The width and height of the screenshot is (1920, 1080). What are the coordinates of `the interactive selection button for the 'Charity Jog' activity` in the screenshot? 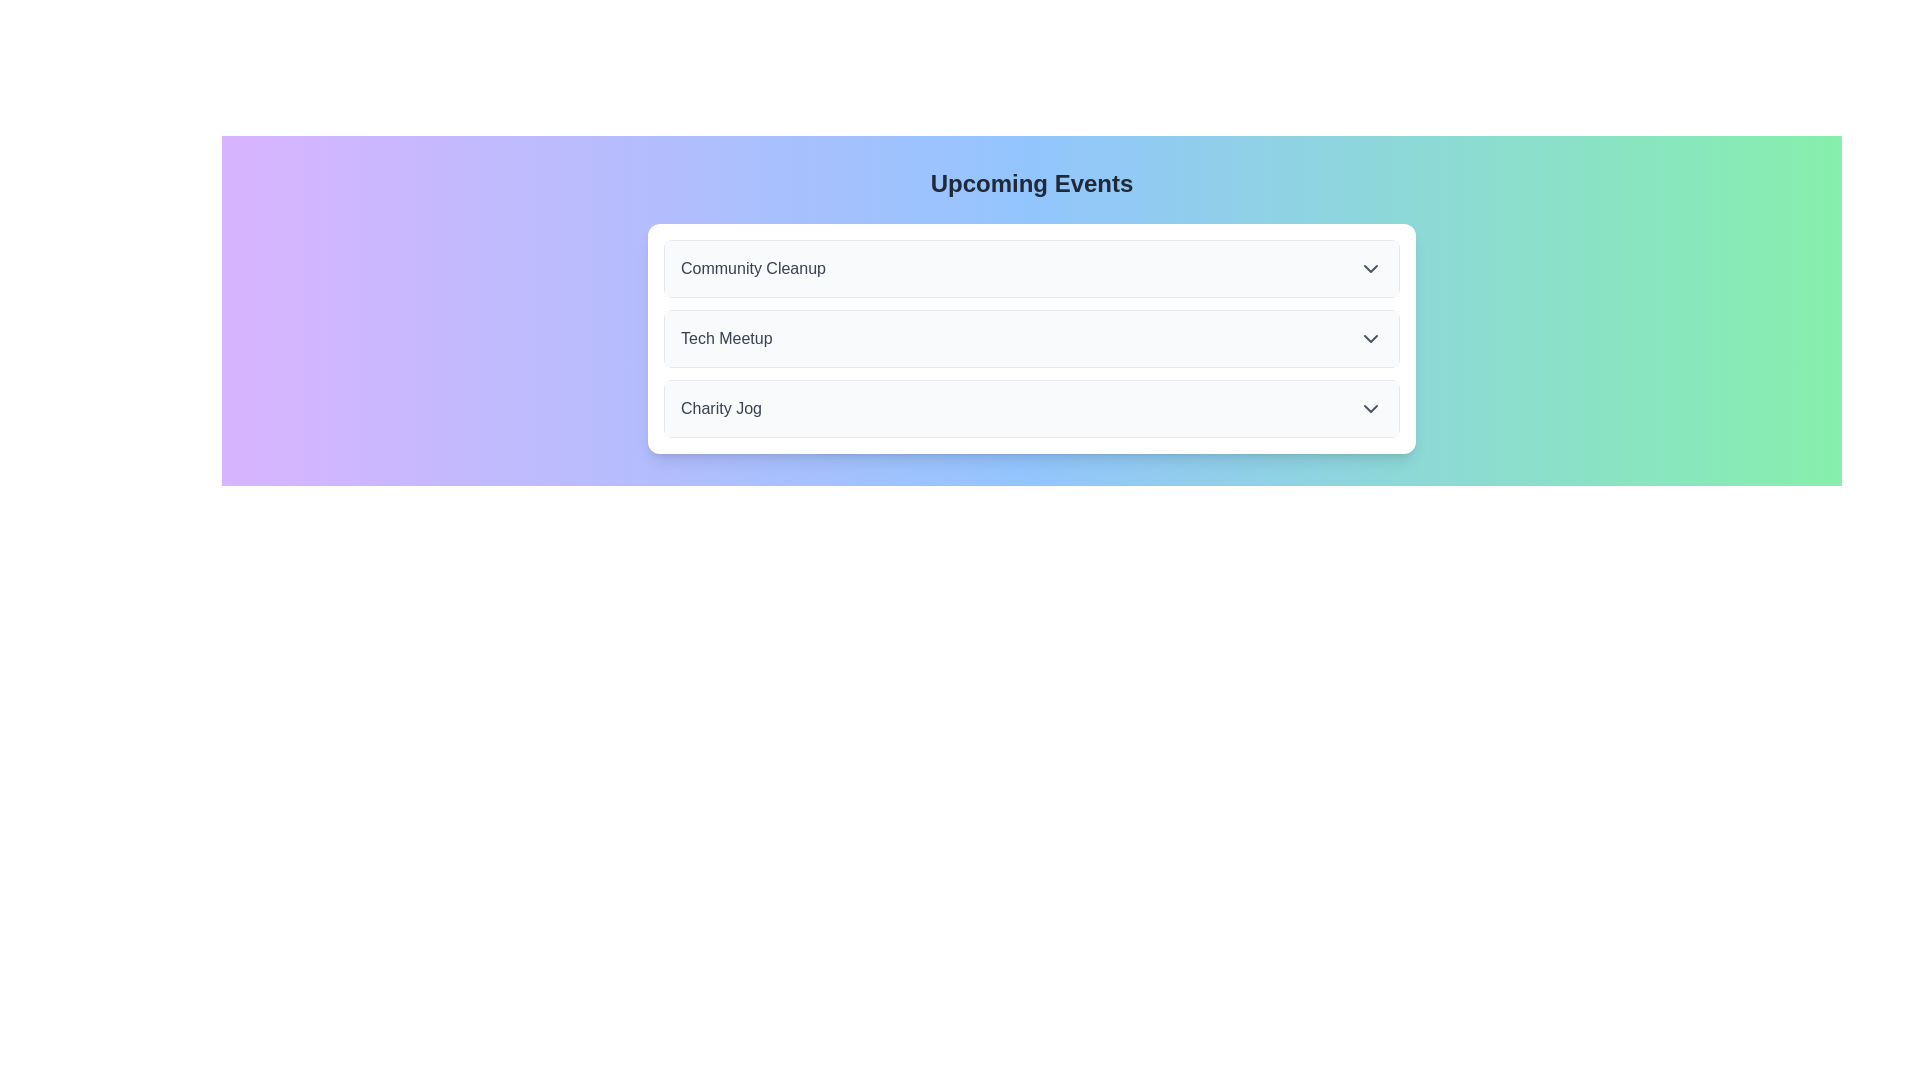 It's located at (1032, 407).